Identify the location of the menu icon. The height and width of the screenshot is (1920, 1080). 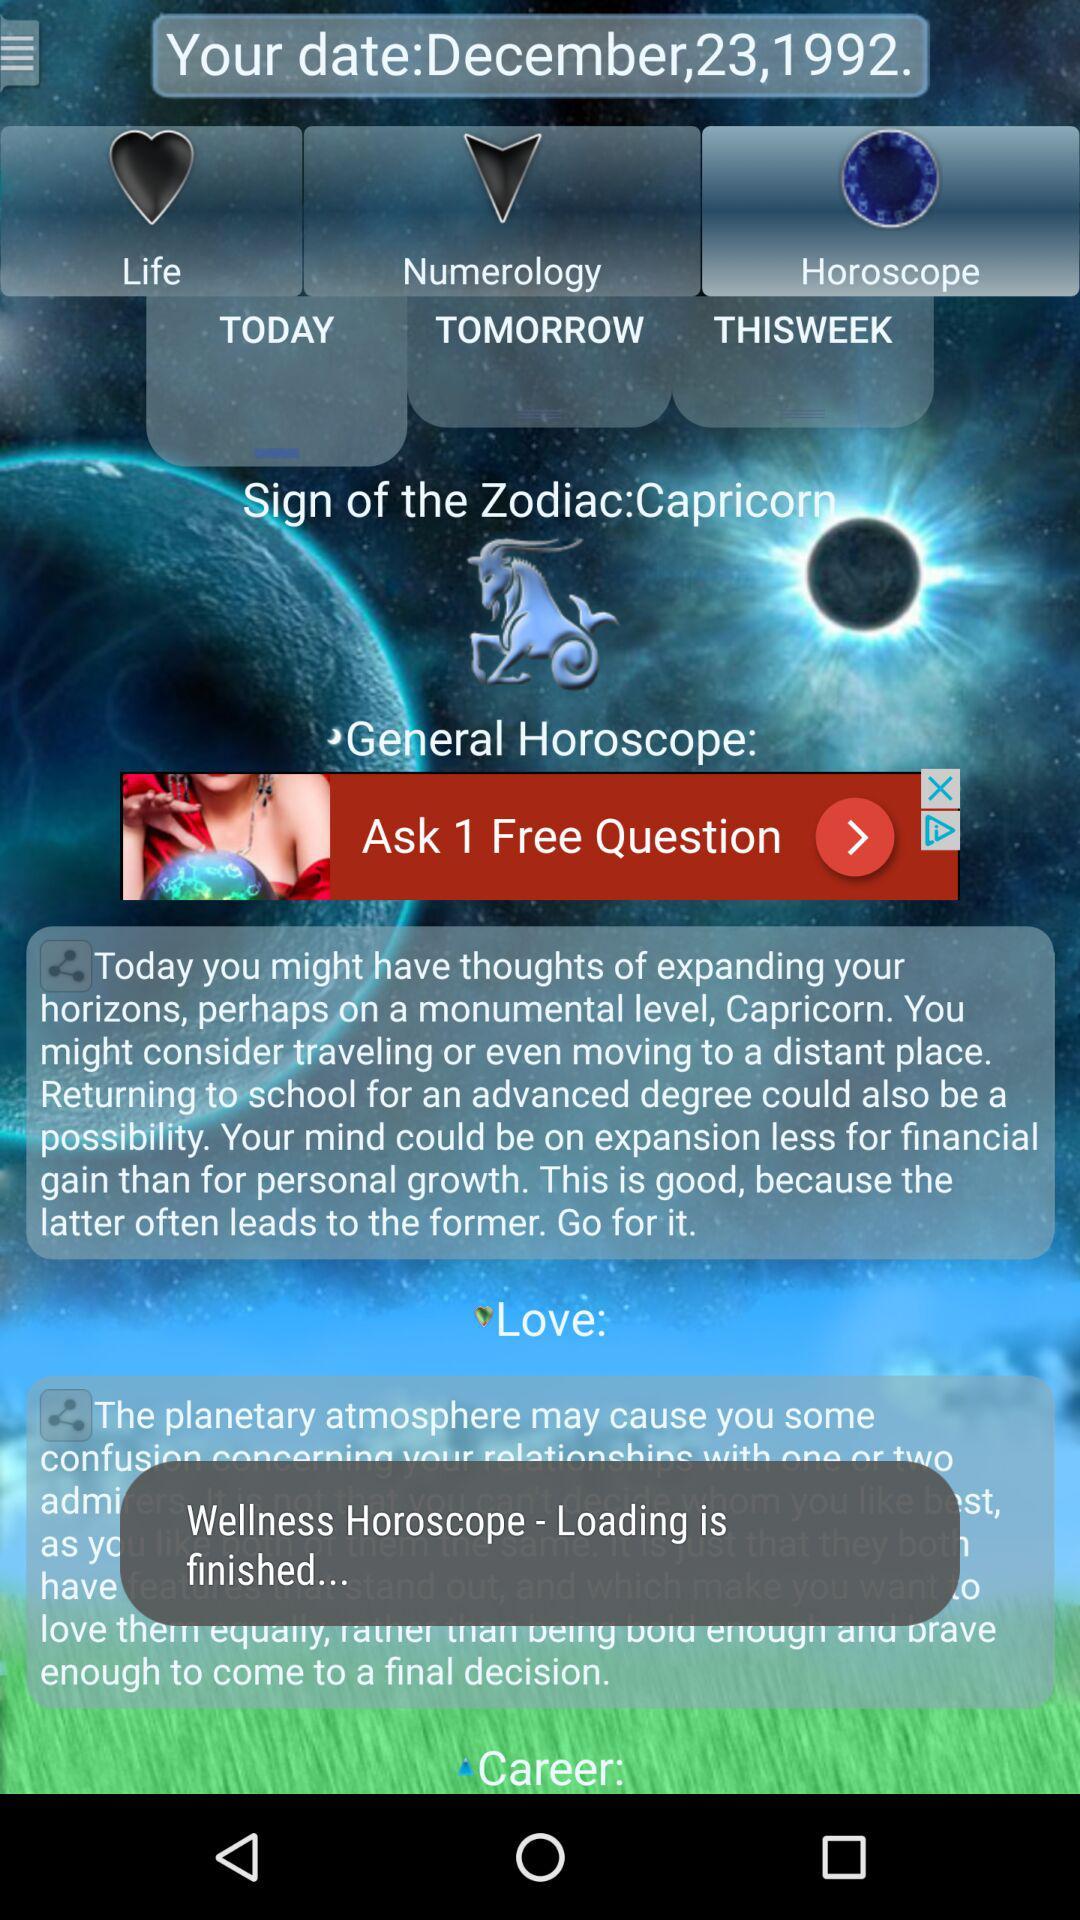
(22, 56).